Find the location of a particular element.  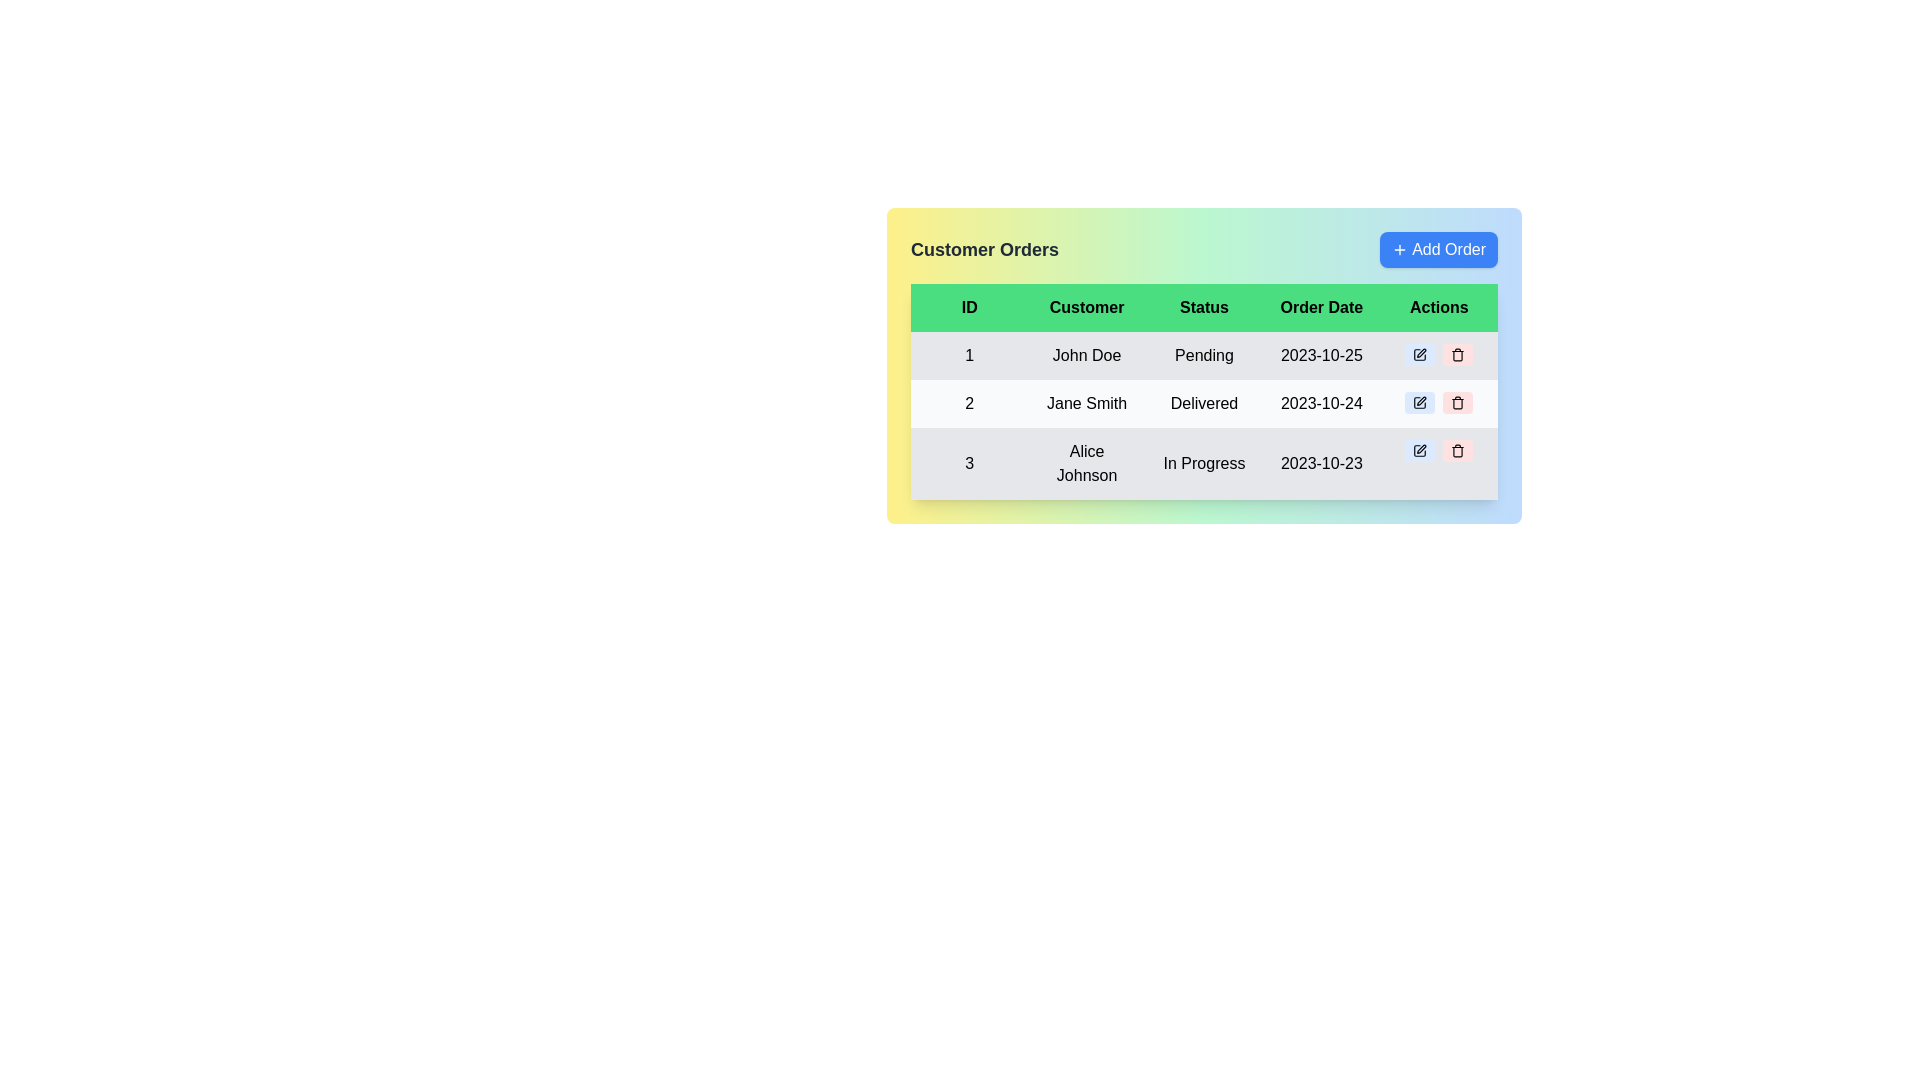

the pen icon embedded in the button located in the 'Actions' column of the second row labeled 'Jane Smith' is located at coordinates (1419, 402).